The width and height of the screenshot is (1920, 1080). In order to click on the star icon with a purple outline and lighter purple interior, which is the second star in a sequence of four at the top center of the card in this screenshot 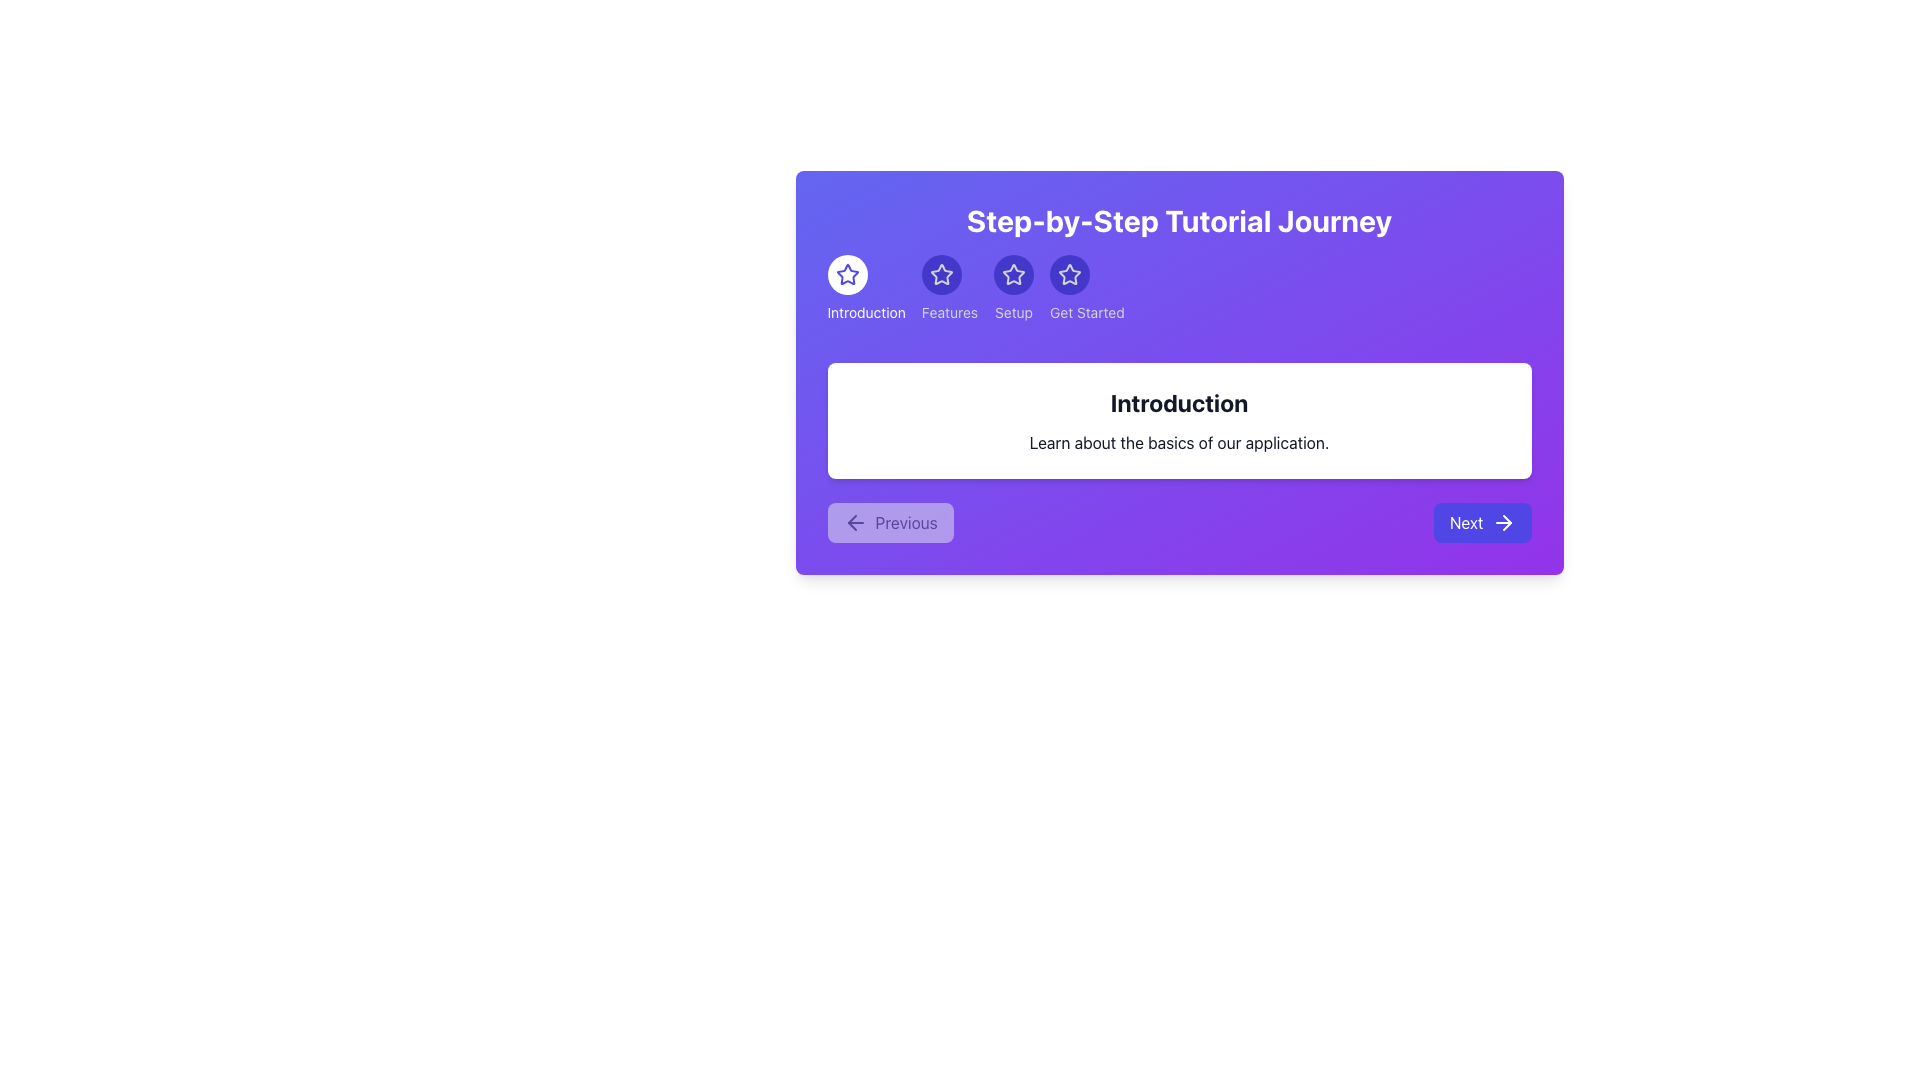, I will do `click(940, 274)`.